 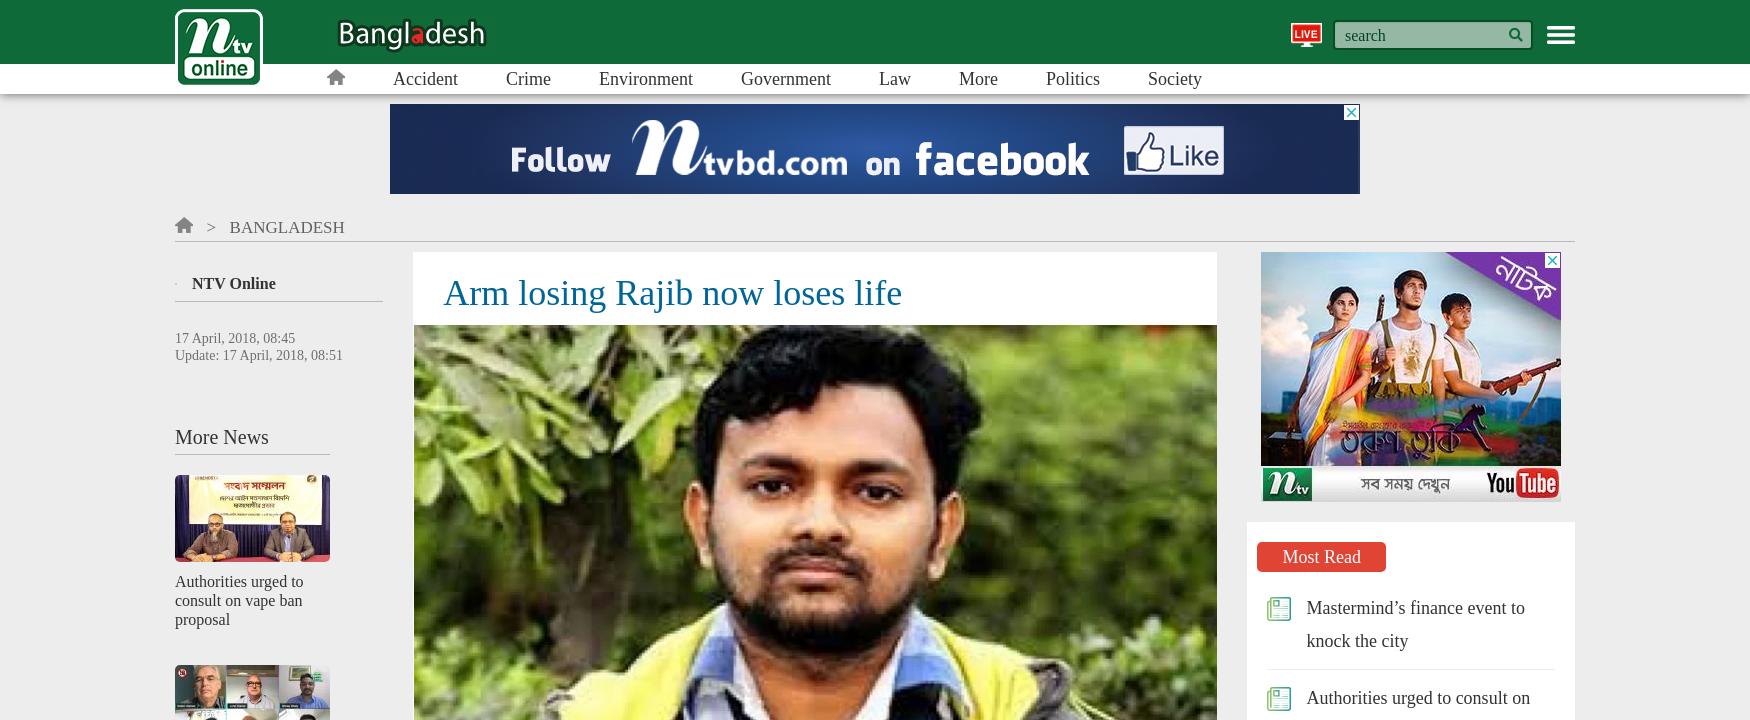 I want to click on 'More News', so click(x=221, y=435).